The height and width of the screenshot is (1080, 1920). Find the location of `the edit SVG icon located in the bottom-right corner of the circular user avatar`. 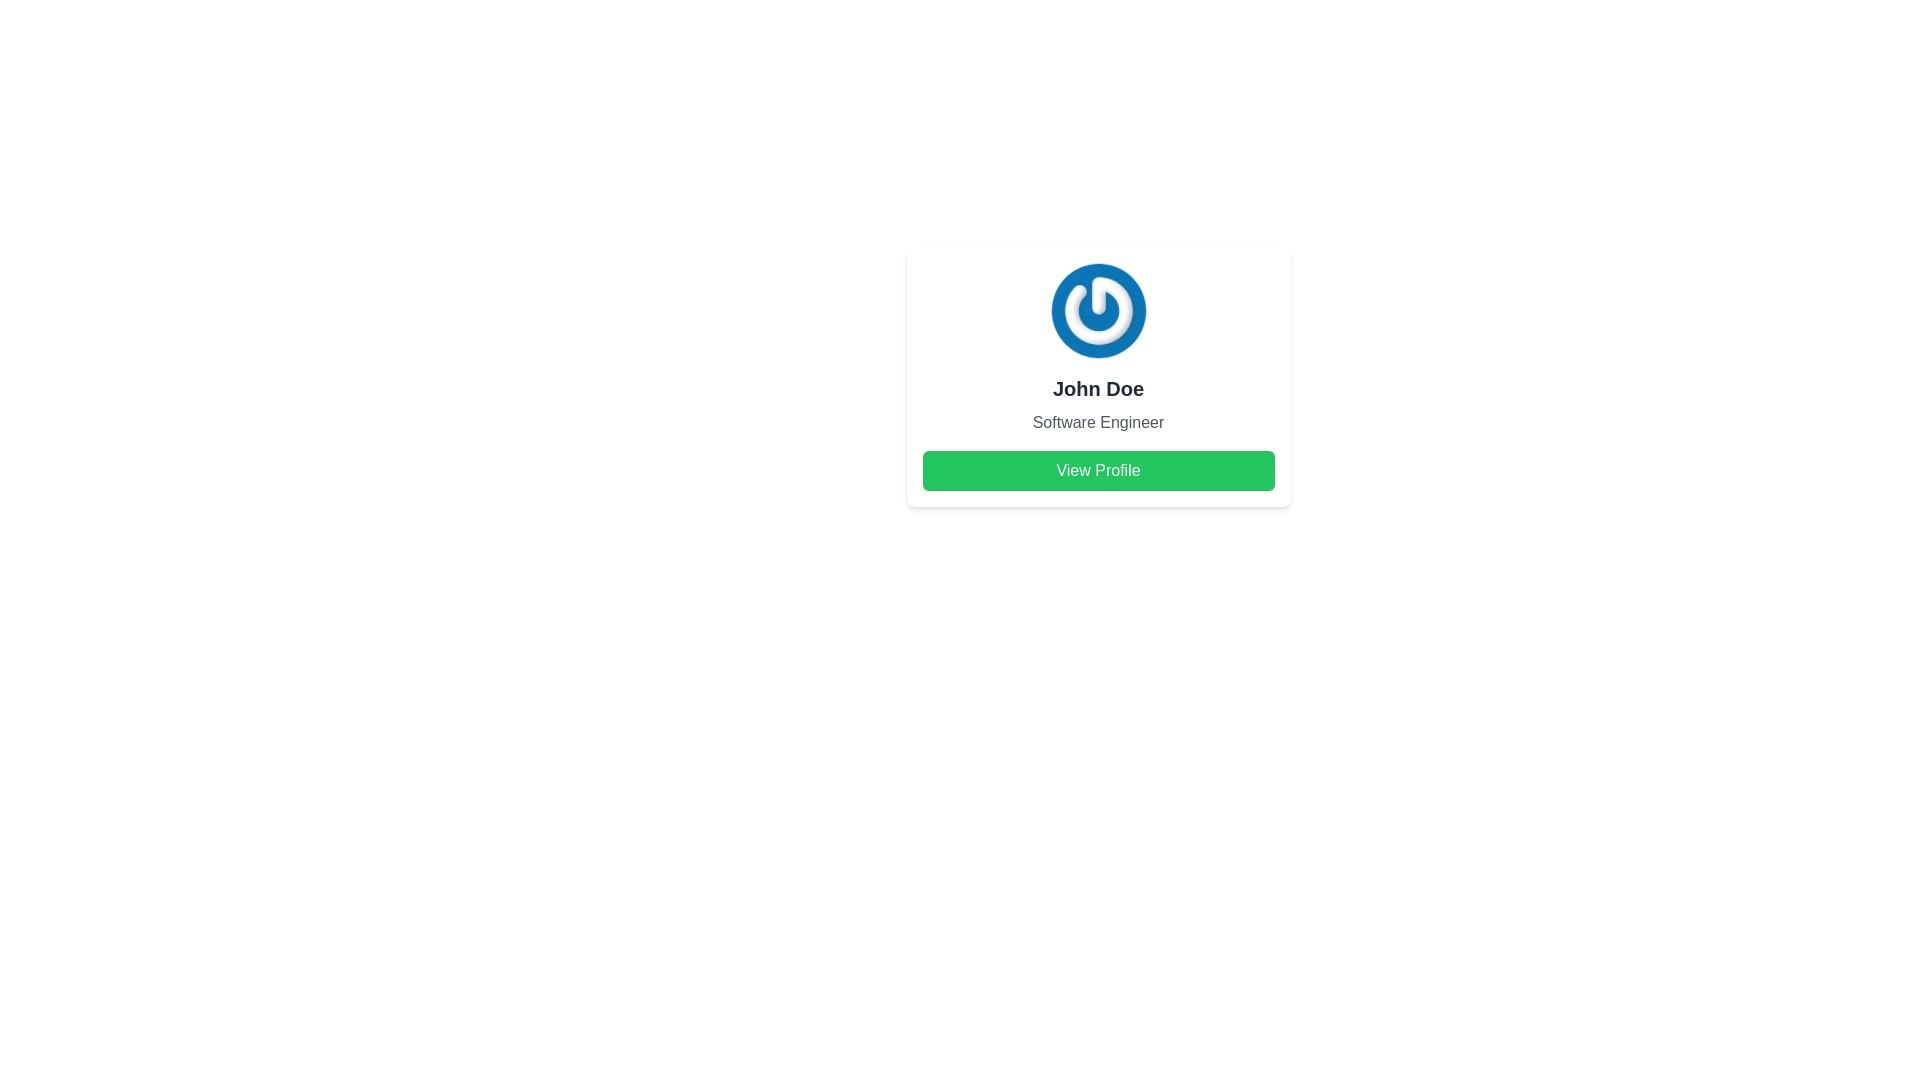

the edit SVG icon located in the bottom-right corner of the circular user avatar is located at coordinates (1132, 343).